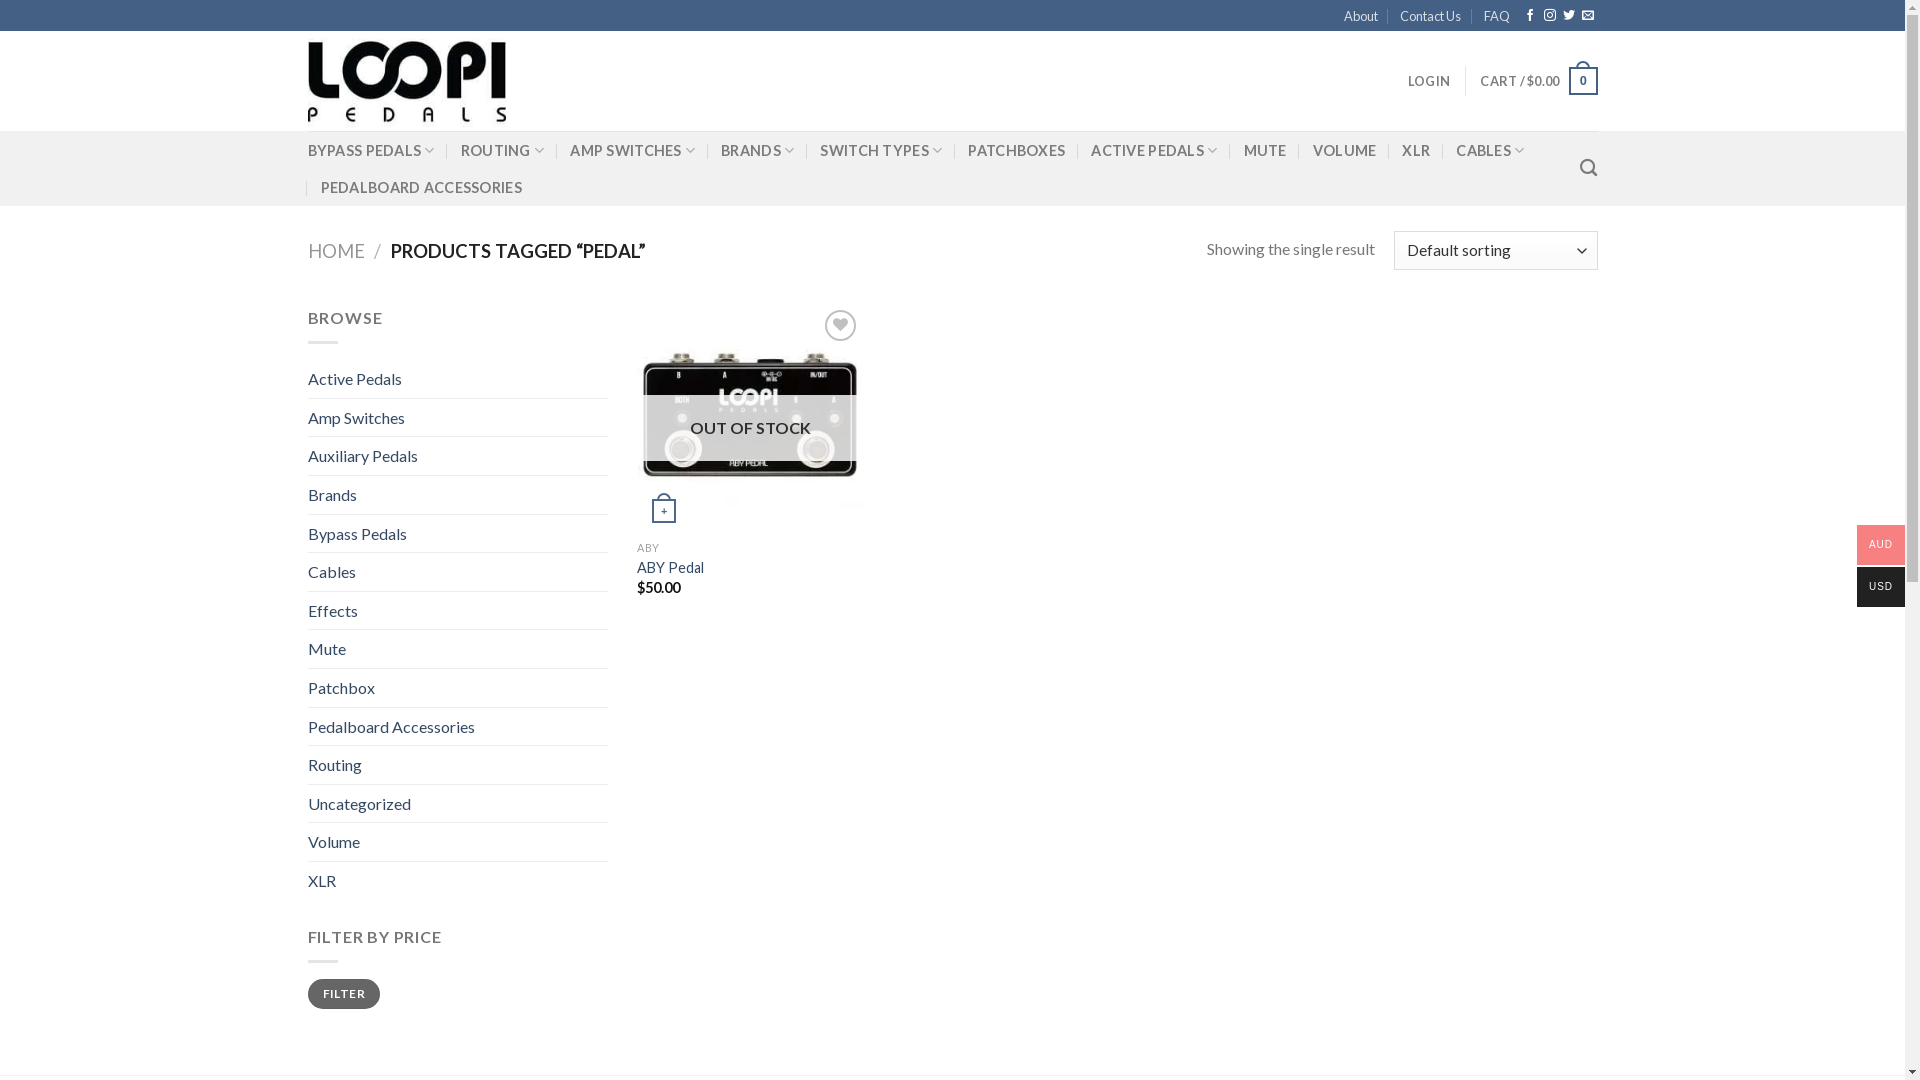  What do you see at coordinates (1529, 15) in the screenshot?
I see `'Follow on Facebook'` at bounding box center [1529, 15].